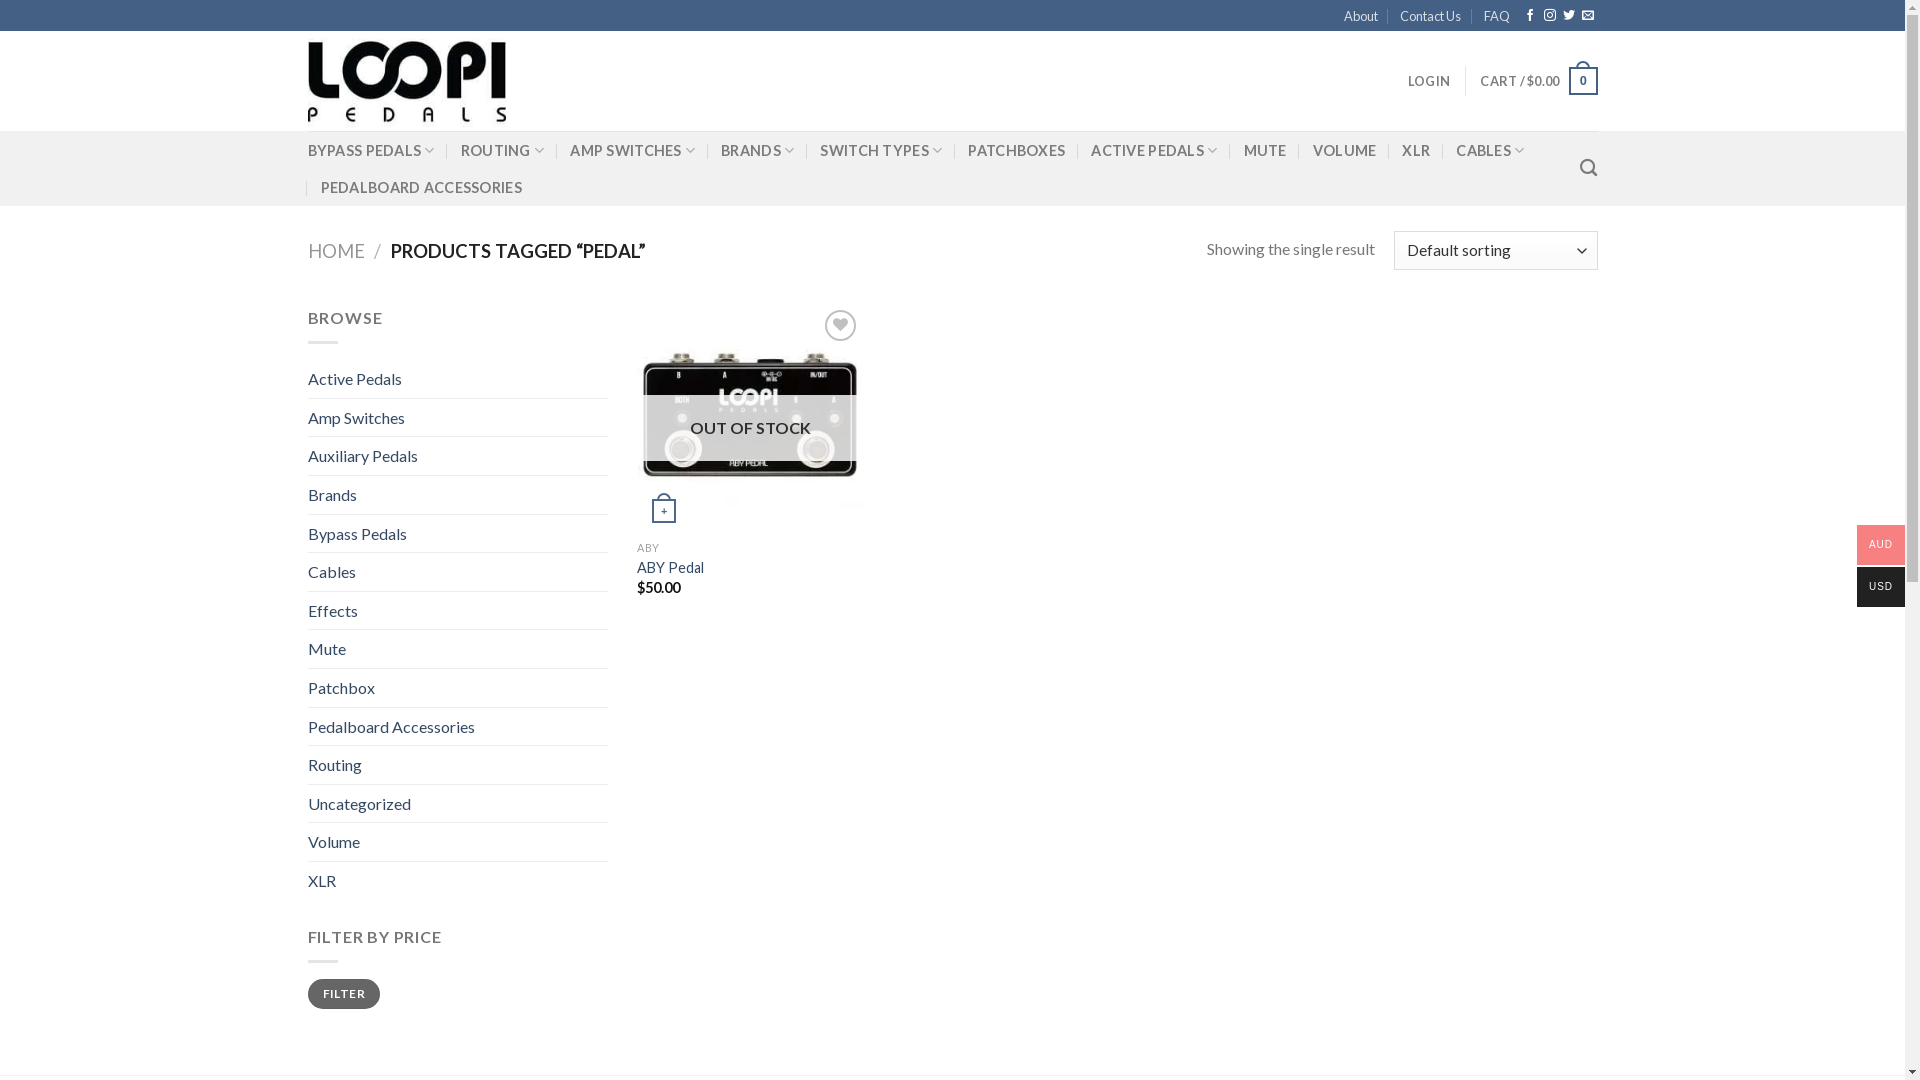  What do you see at coordinates (1529, 15) in the screenshot?
I see `'Follow on Facebook'` at bounding box center [1529, 15].